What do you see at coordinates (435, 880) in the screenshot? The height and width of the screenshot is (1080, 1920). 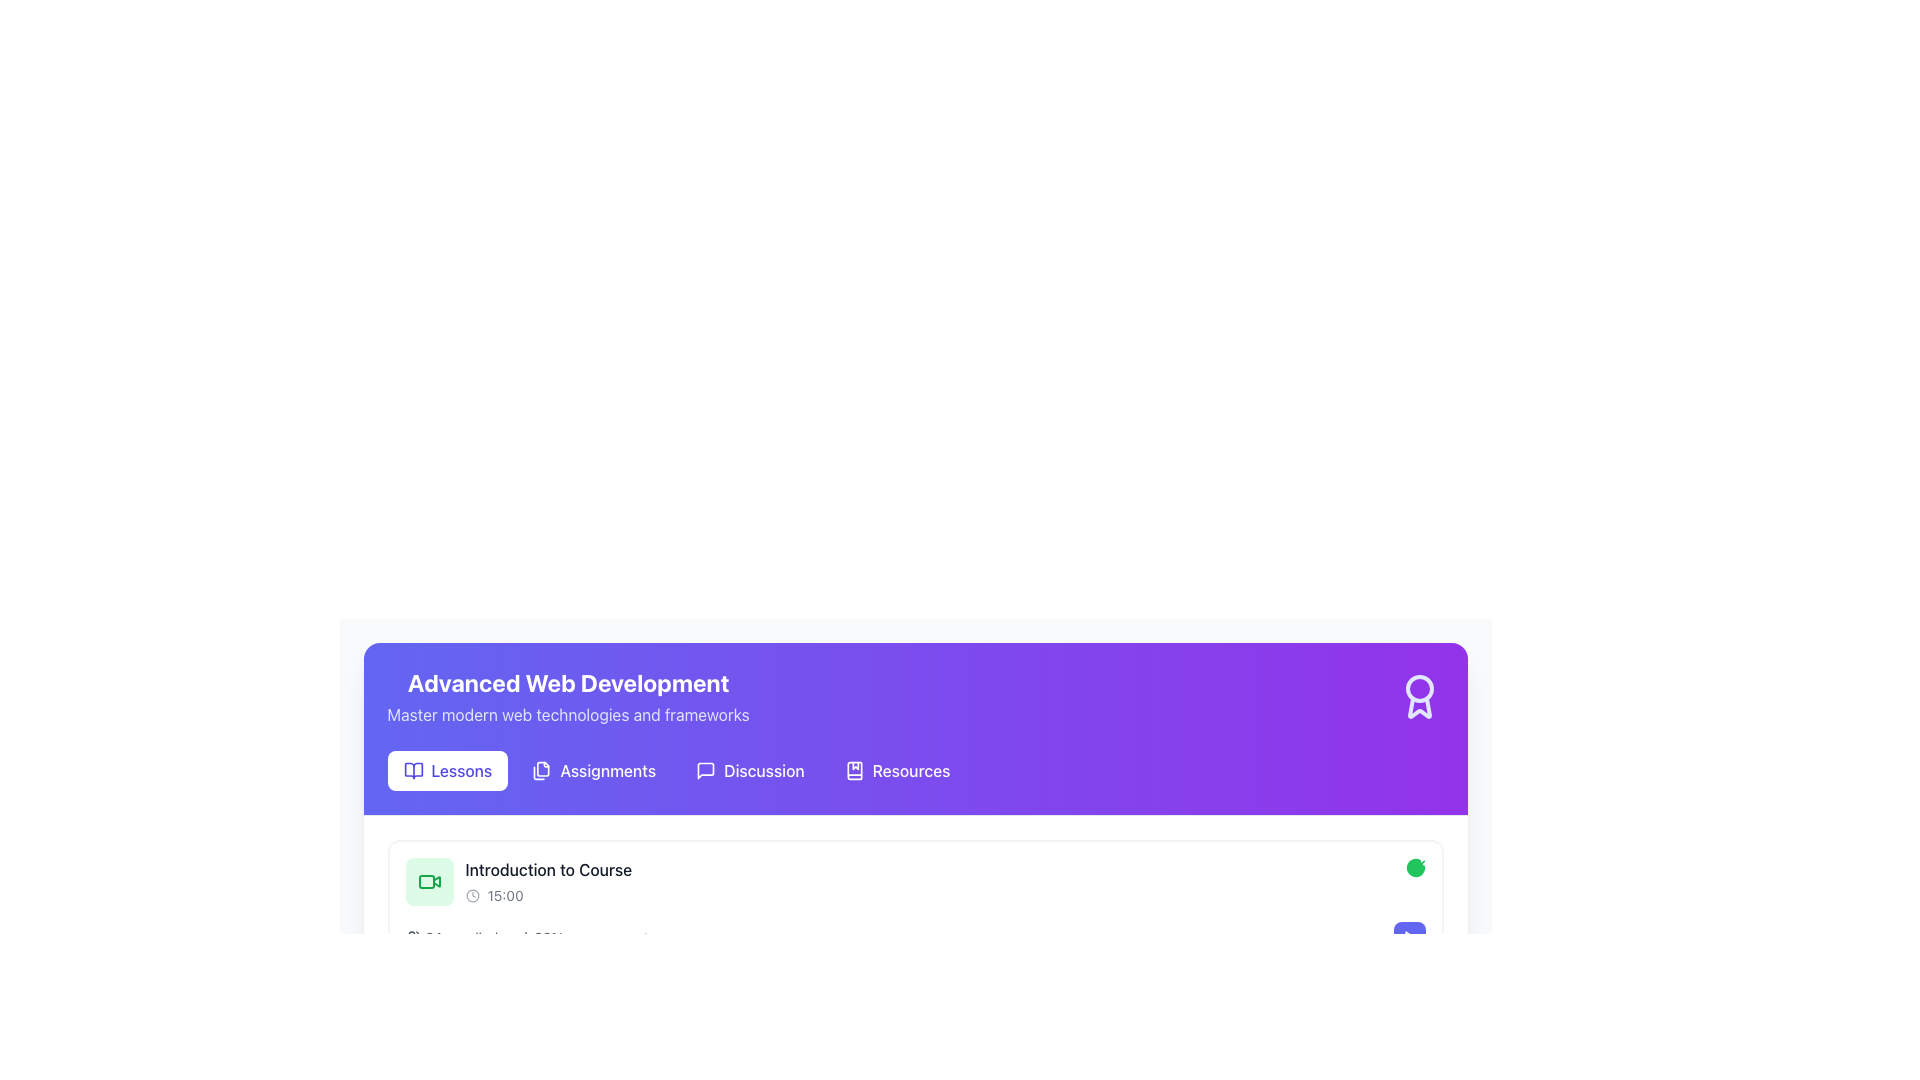 I see `the small green square icon indicating a video lesson in the 'Introduction to Course' section` at bounding box center [435, 880].